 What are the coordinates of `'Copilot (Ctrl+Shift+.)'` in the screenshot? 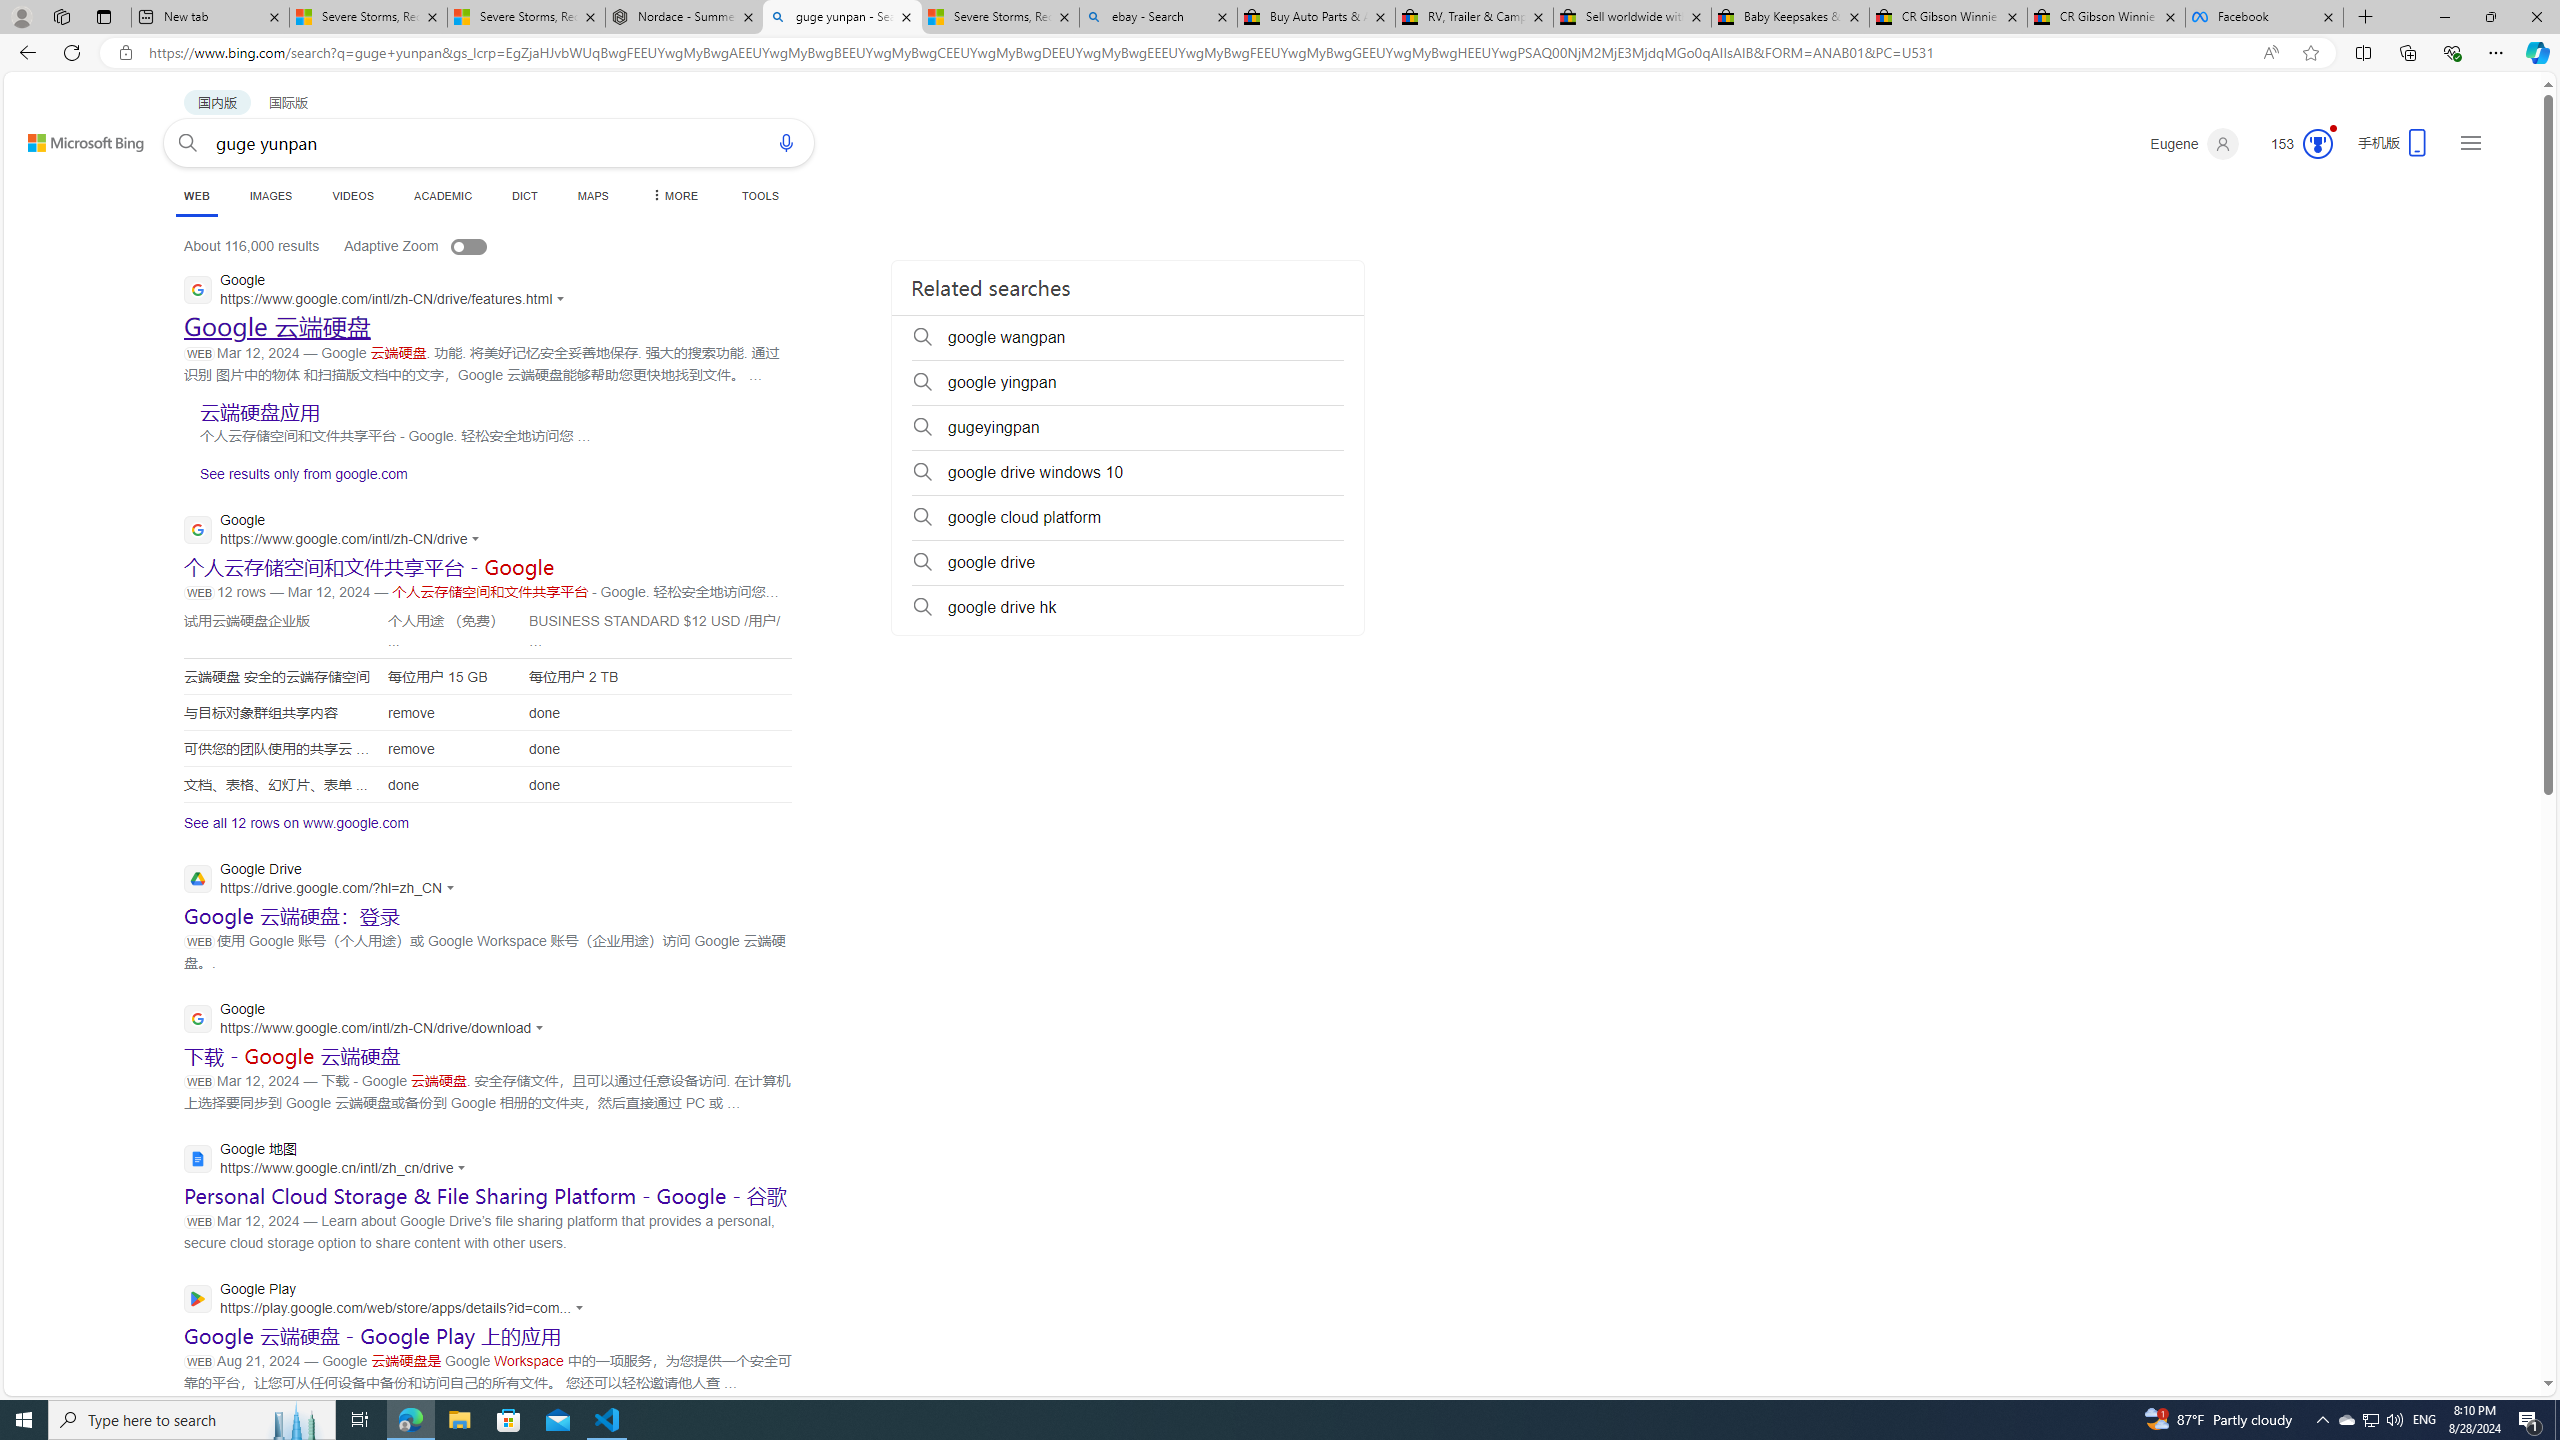 It's located at (2535, 51).